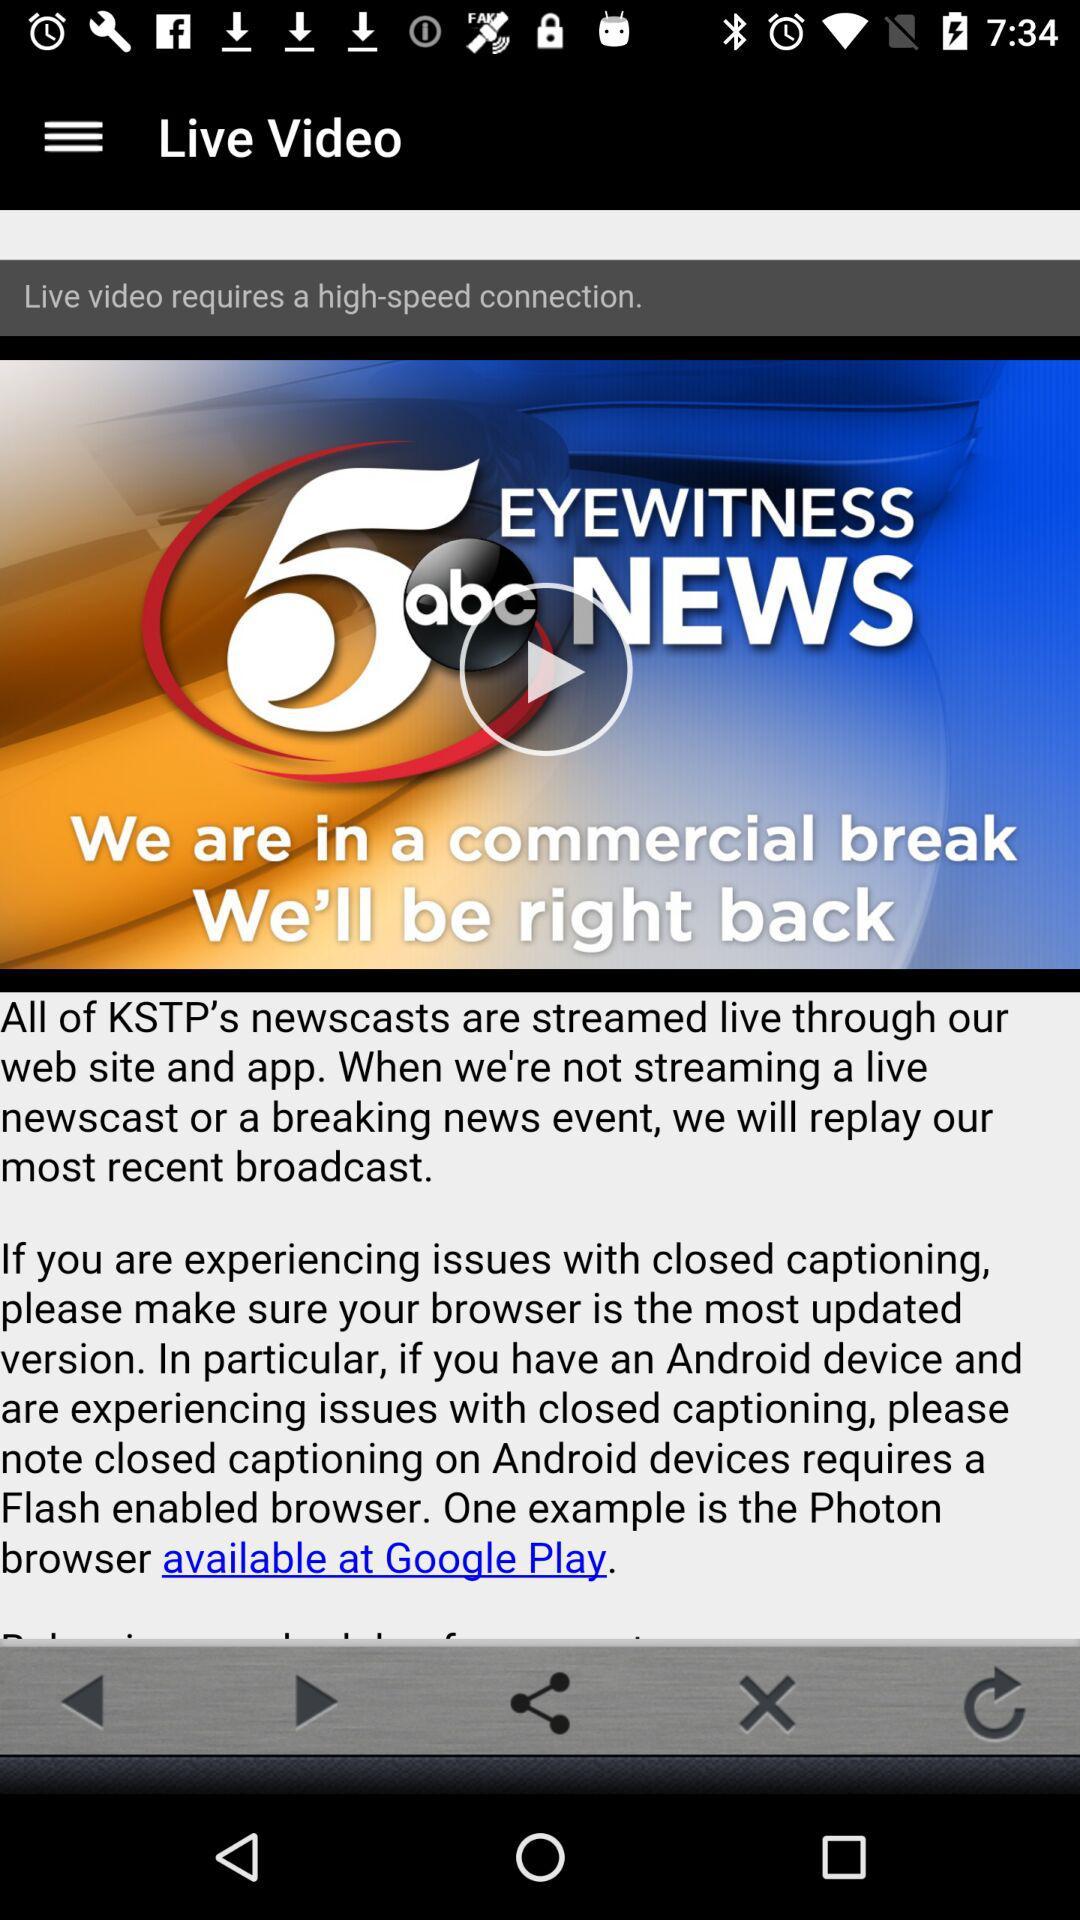 This screenshot has height=1920, width=1080. Describe the element at coordinates (72, 135) in the screenshot. I see `the menu icon` at that location.